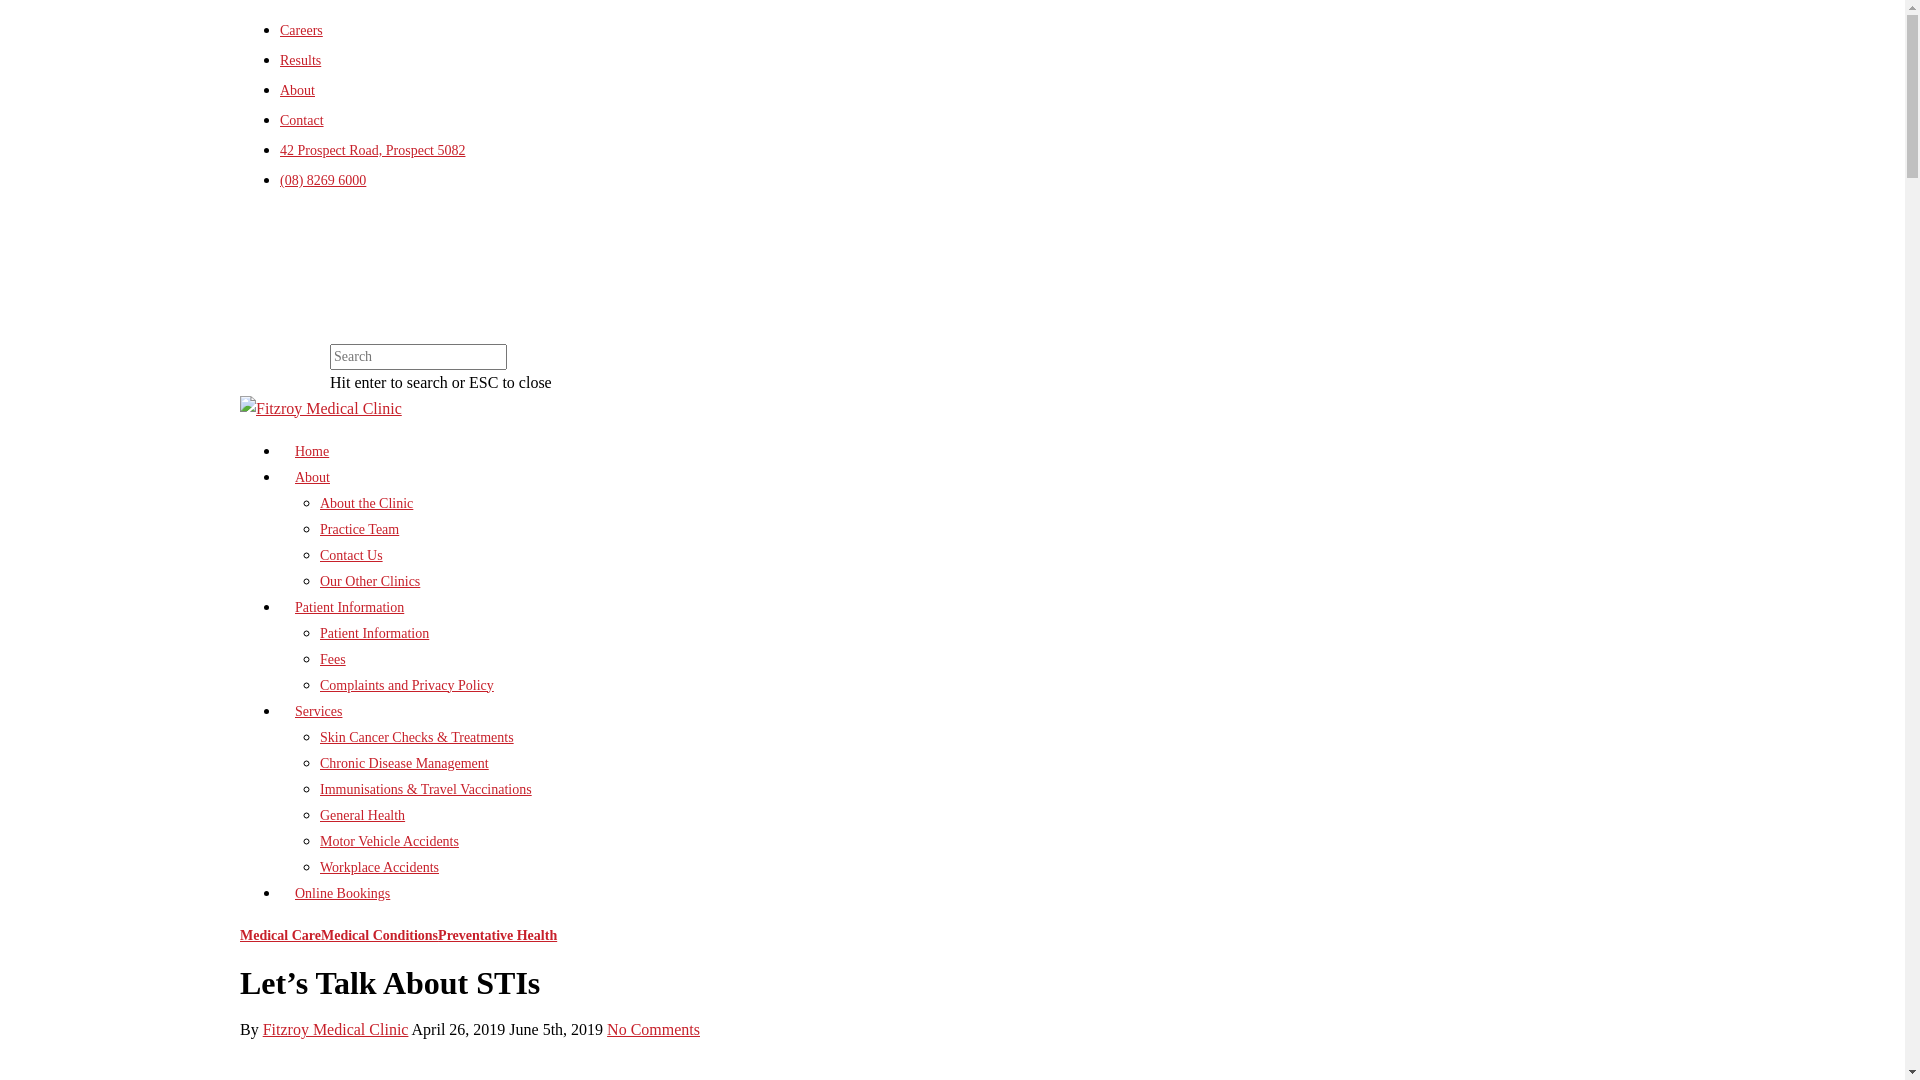 The height and width of the screenshot is (1080, 1920). What do you see at coordinates (406, 684) in the screenshot?
I see `'Complaints and Privacy Policy'` at bounding box center [406, 684].